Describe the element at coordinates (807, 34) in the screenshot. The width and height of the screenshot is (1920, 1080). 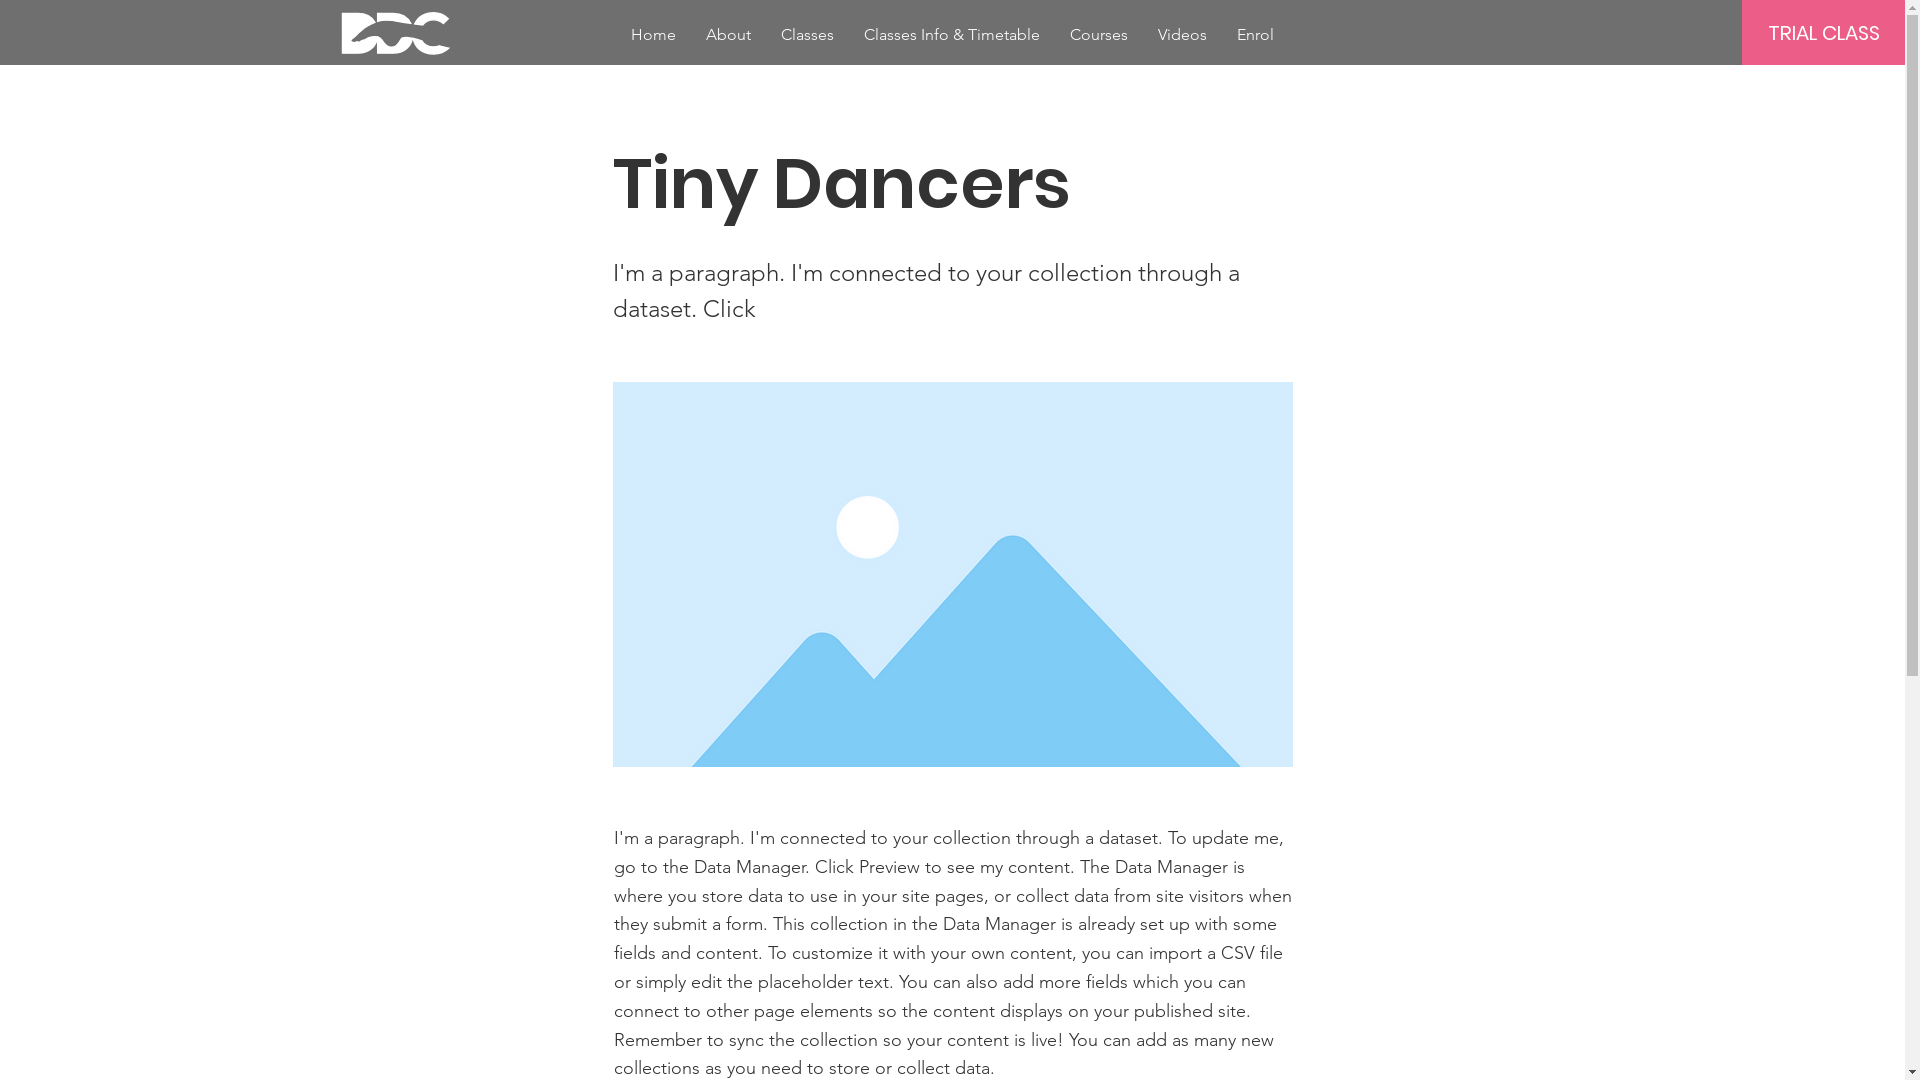
I see `'Classes'` at that location.